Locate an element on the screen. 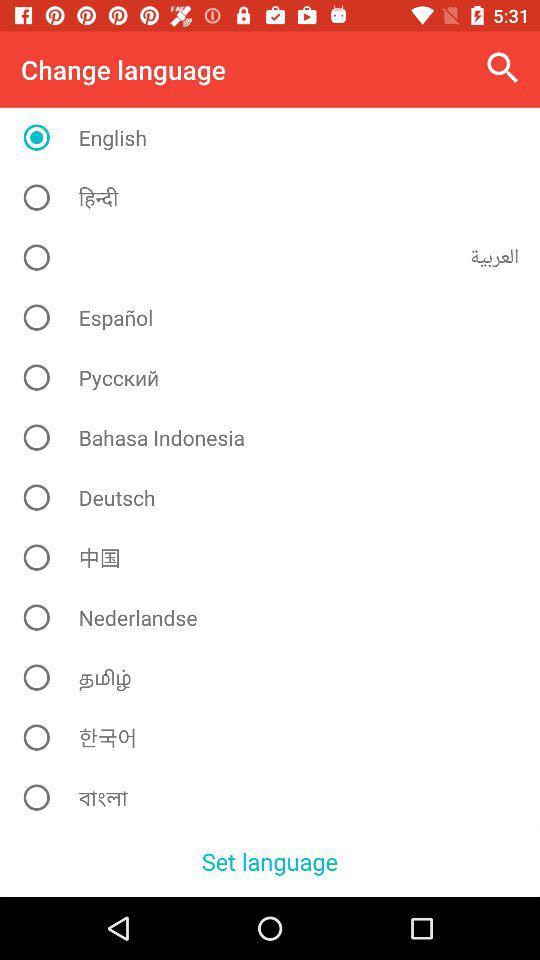 The image size is (540, 960). the icon below nederlandse is located at coordinates (276, 677).